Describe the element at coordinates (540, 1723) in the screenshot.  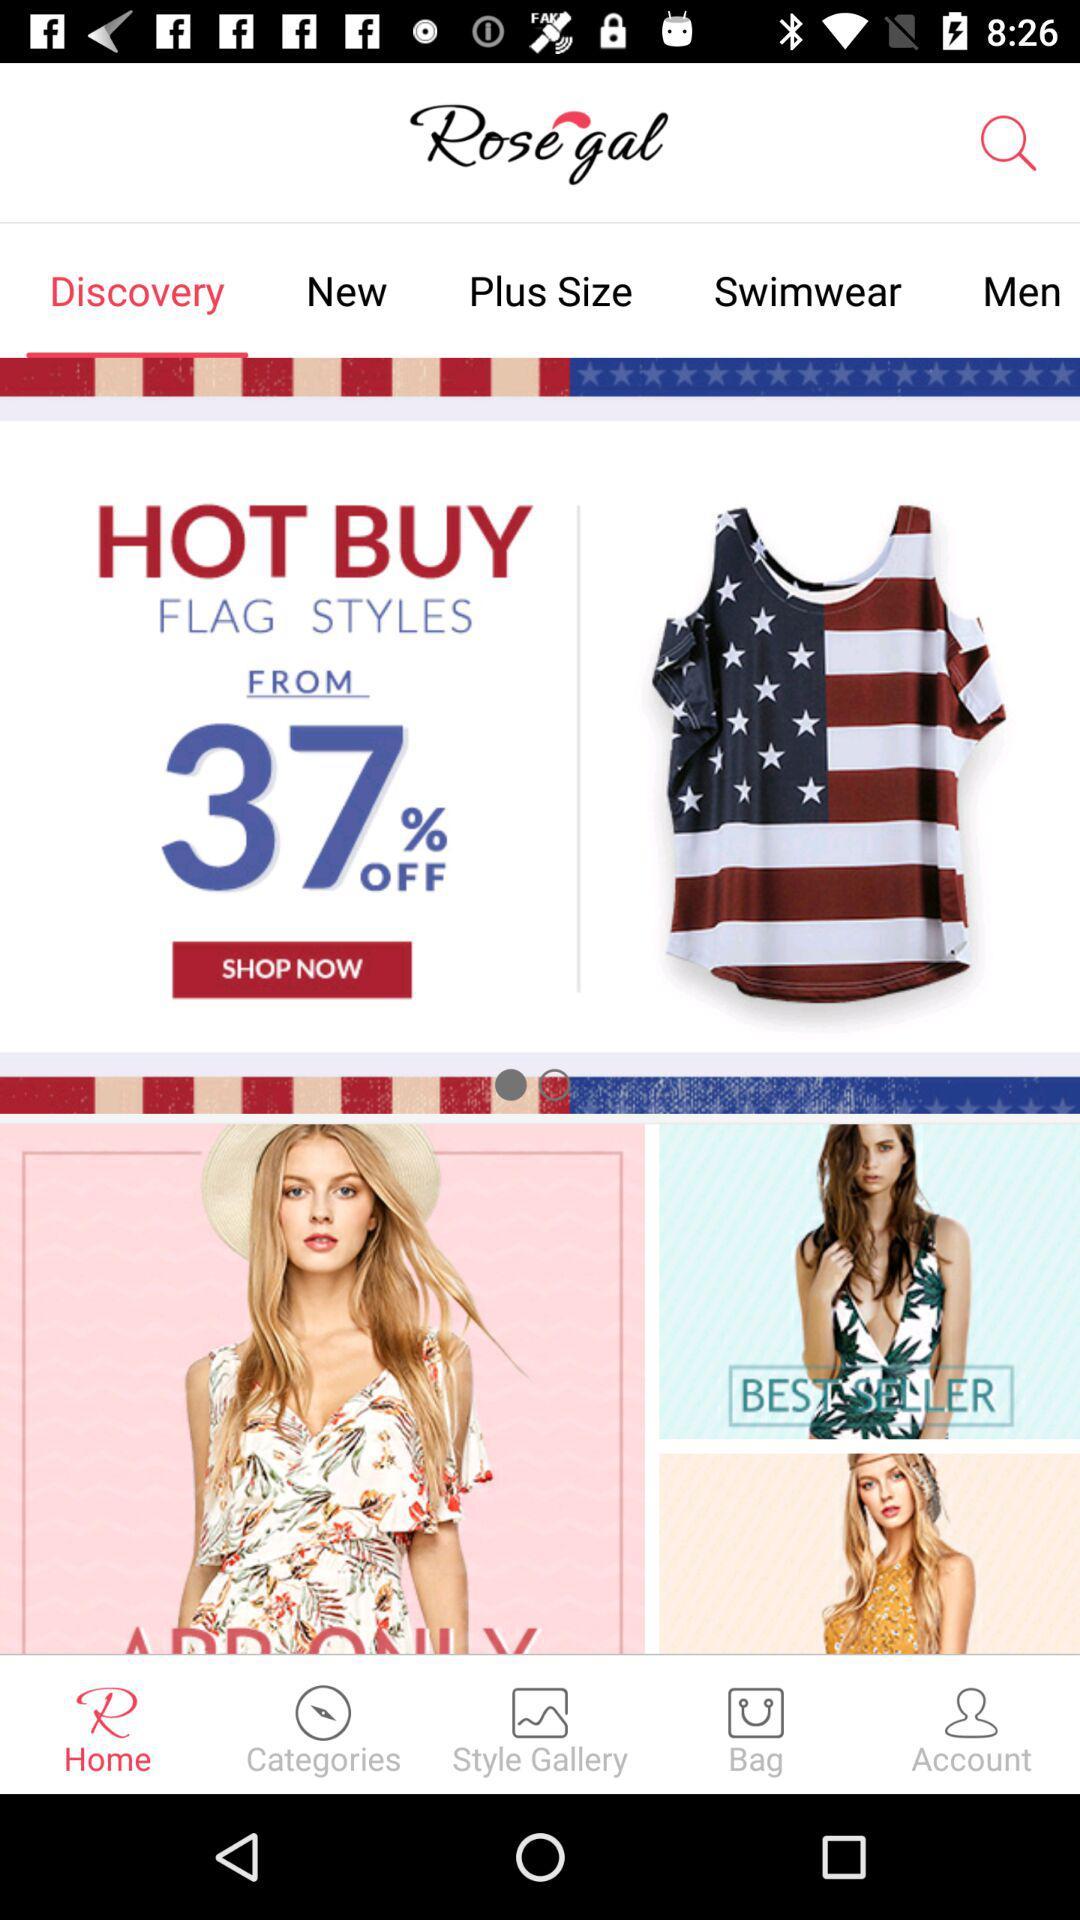
I see `the style gallery icon on the web page` at that location.